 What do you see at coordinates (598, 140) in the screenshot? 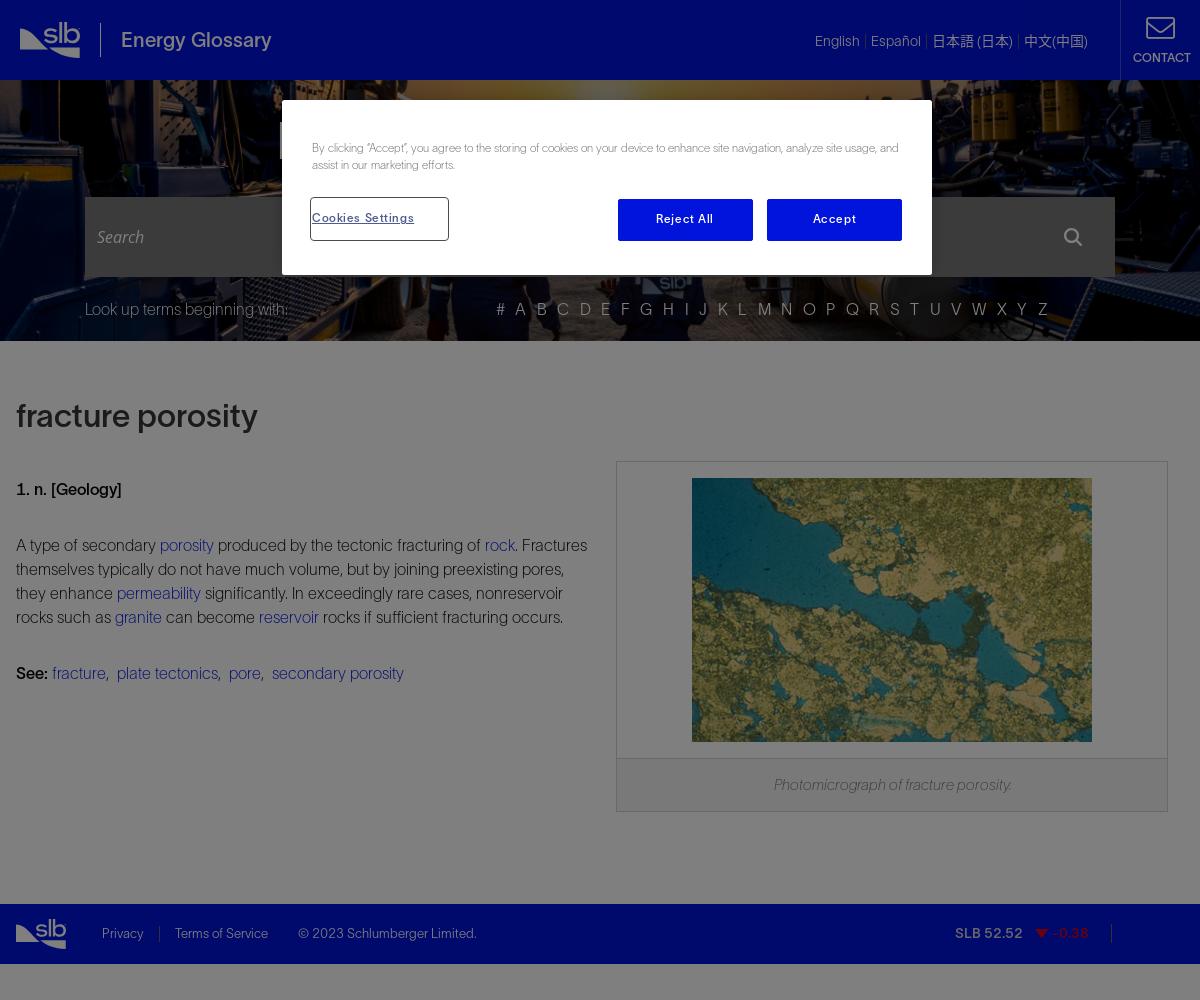
I see `'Explore the Energy Glossary'` at bounding box center [598, 140].